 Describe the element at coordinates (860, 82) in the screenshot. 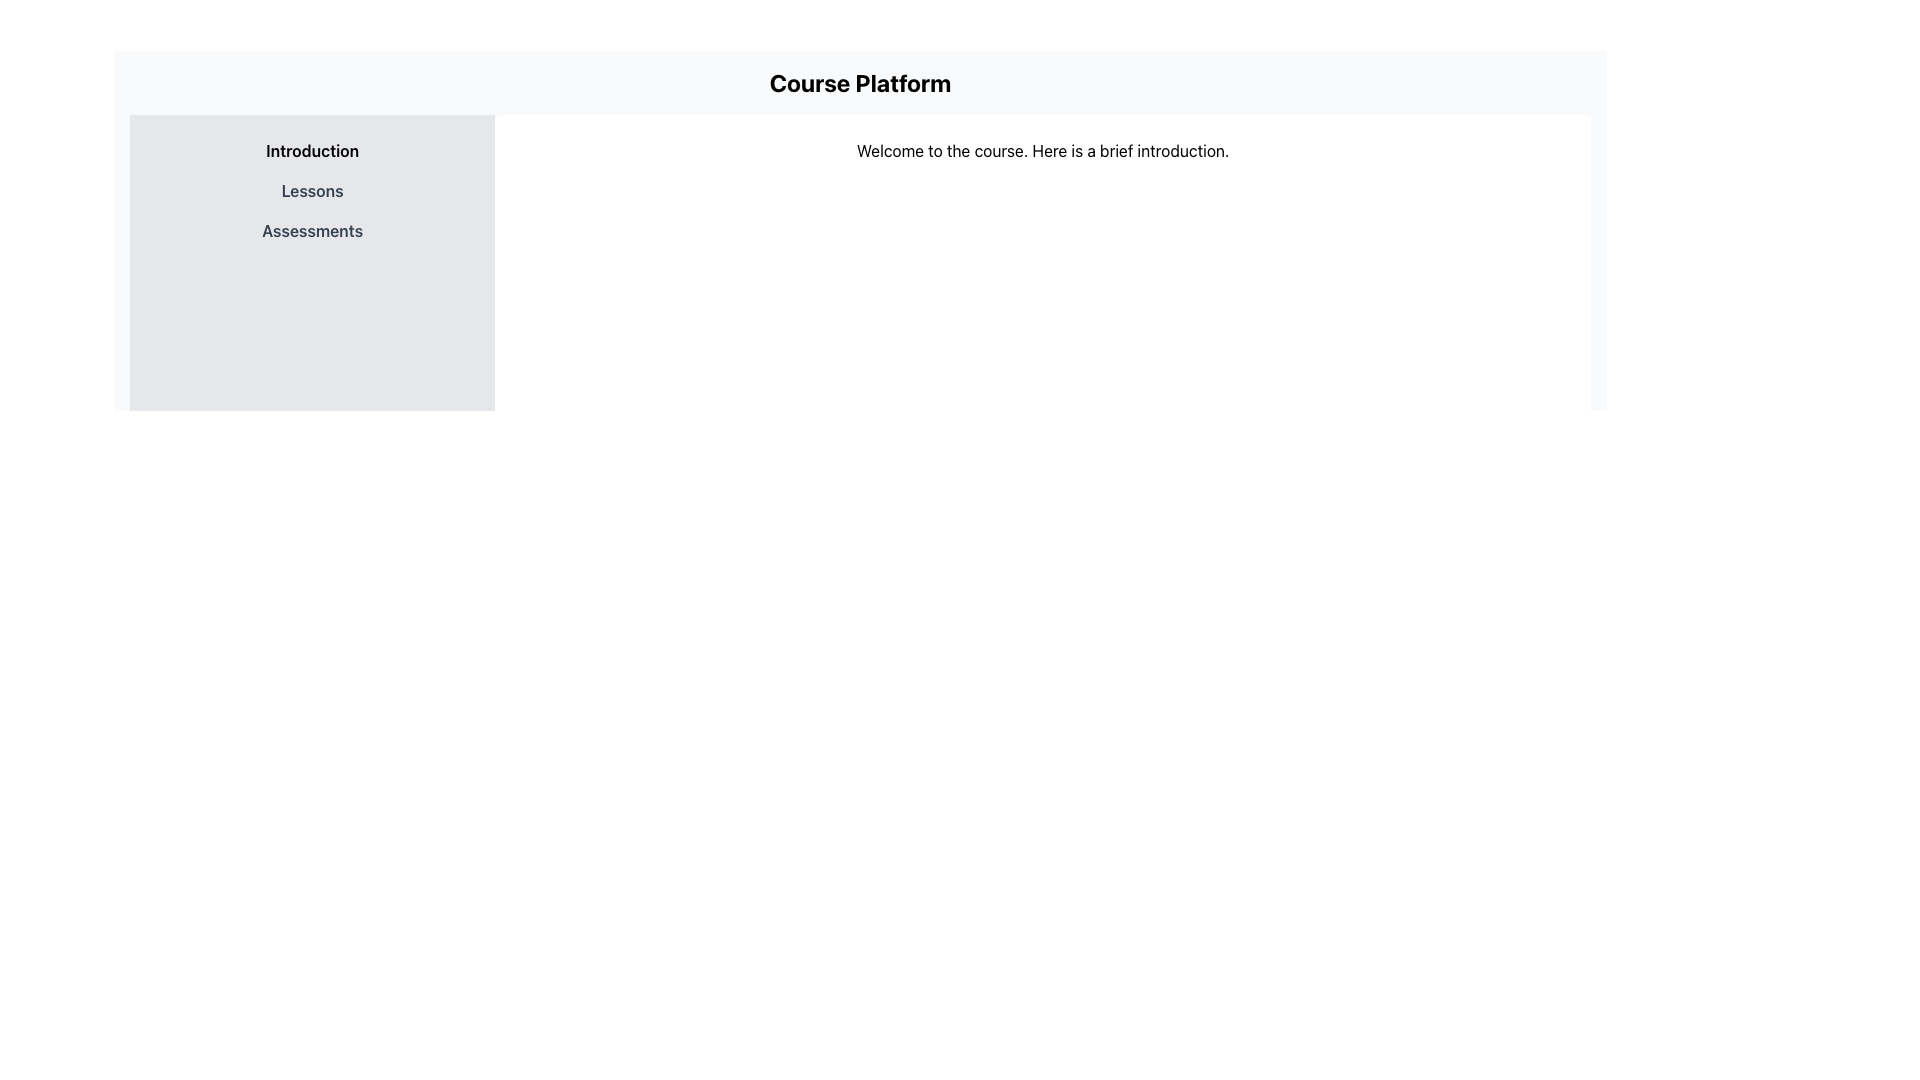

I see `the Text Label at the top center of the interface that serves as the title or heading for the page` at that location.